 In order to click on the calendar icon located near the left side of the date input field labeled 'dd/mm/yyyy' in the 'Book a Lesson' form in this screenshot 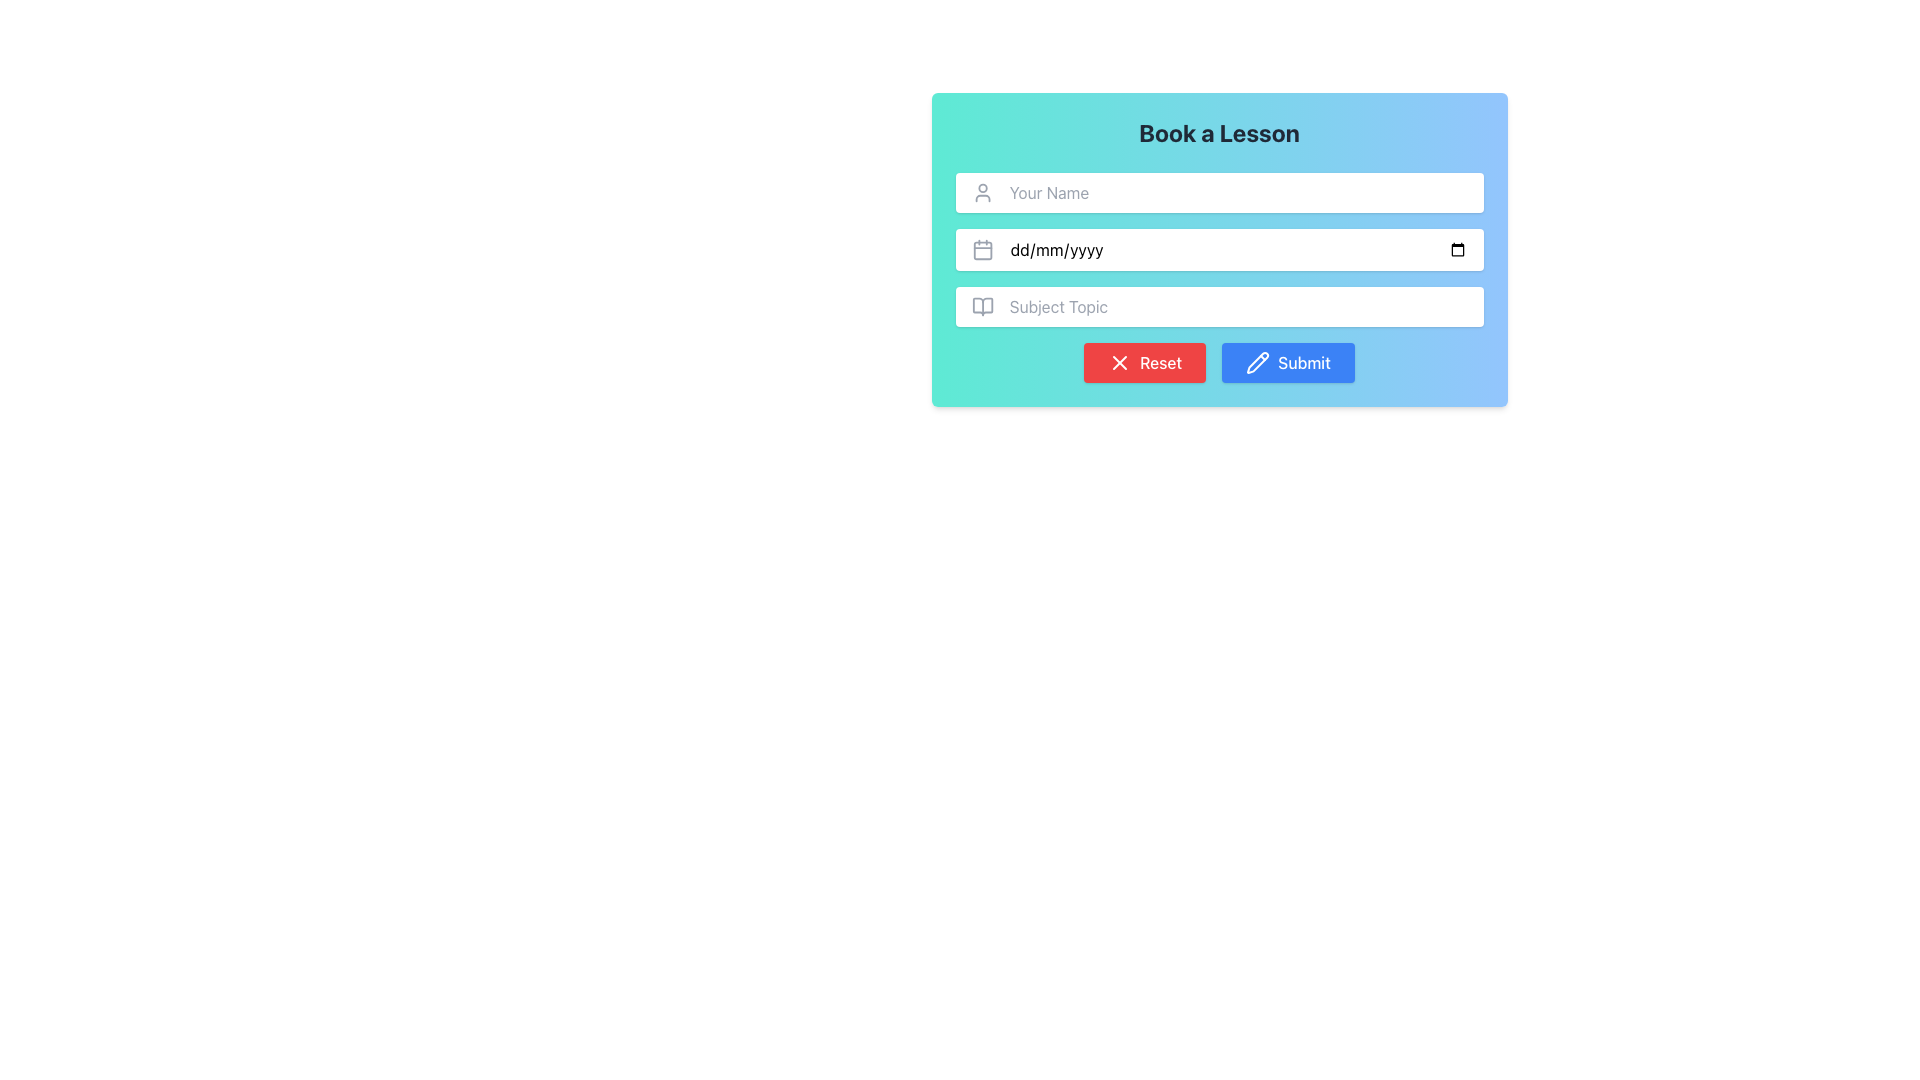, I will do `click(982, 249)`.